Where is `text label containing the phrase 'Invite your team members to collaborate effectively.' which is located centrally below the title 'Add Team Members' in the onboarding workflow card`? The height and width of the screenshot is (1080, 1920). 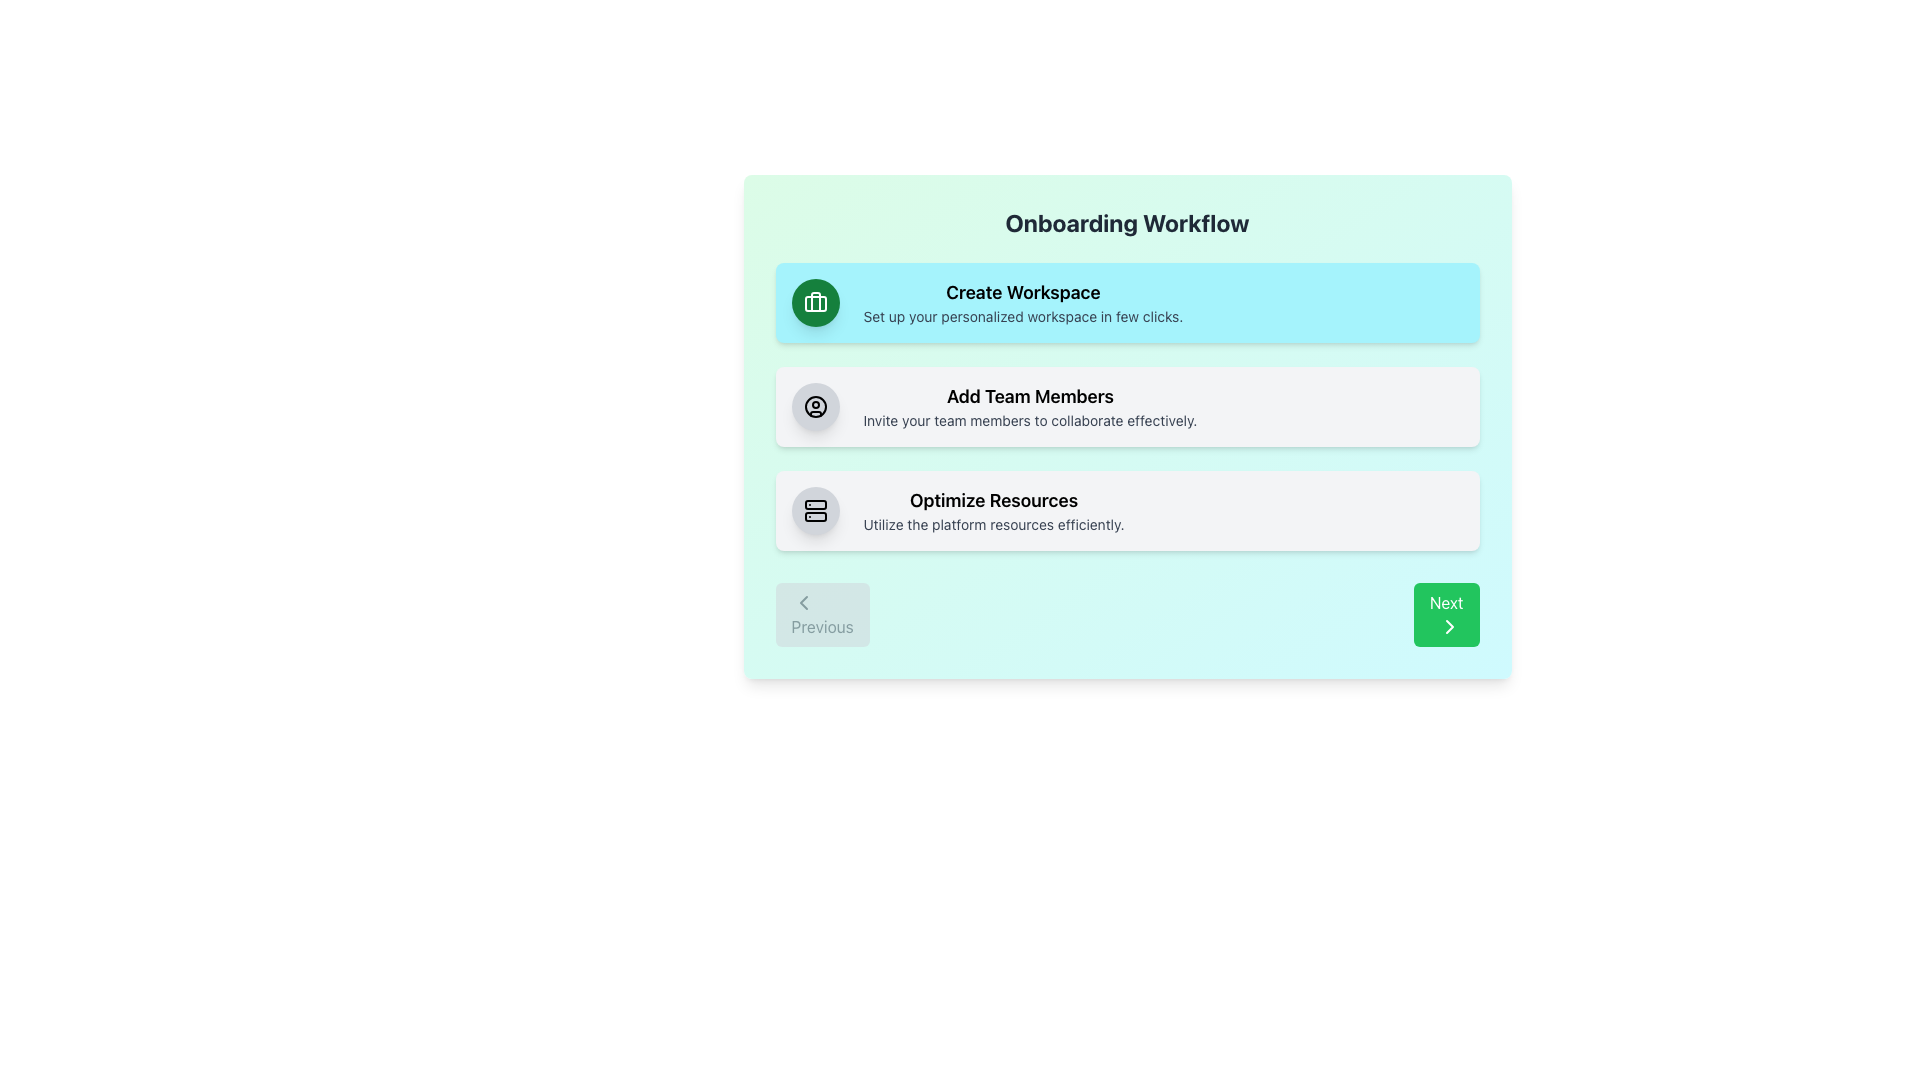 text label containing the phrase 'Invite your team members to collaborate effectively.' which is located centrally below the title 'Add Team Members' in the onboarding workflow card is located at coordinates (1030, 419).